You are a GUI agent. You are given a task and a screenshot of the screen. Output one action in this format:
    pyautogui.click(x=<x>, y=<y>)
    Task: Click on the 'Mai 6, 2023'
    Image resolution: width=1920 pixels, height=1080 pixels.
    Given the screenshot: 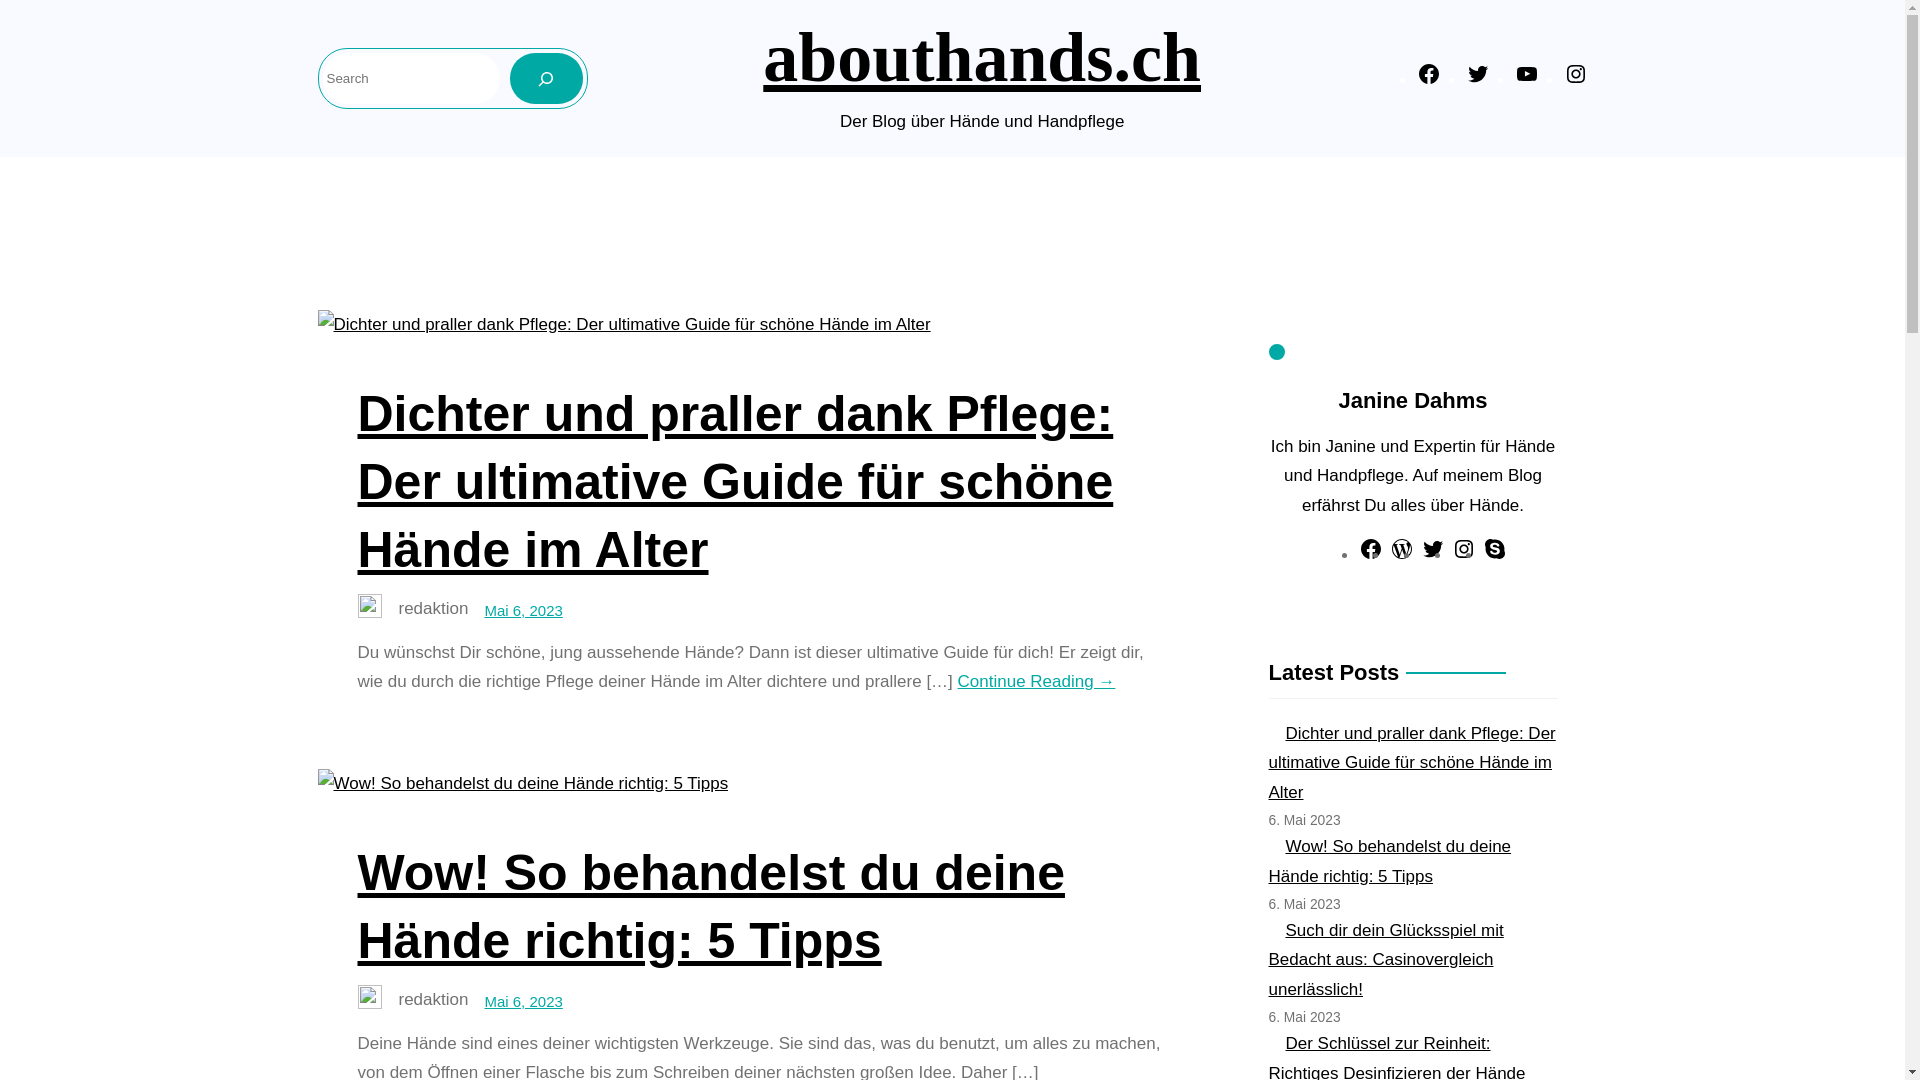 What is the action you would take?
    pyautogui.click(x=523, y=609)
    